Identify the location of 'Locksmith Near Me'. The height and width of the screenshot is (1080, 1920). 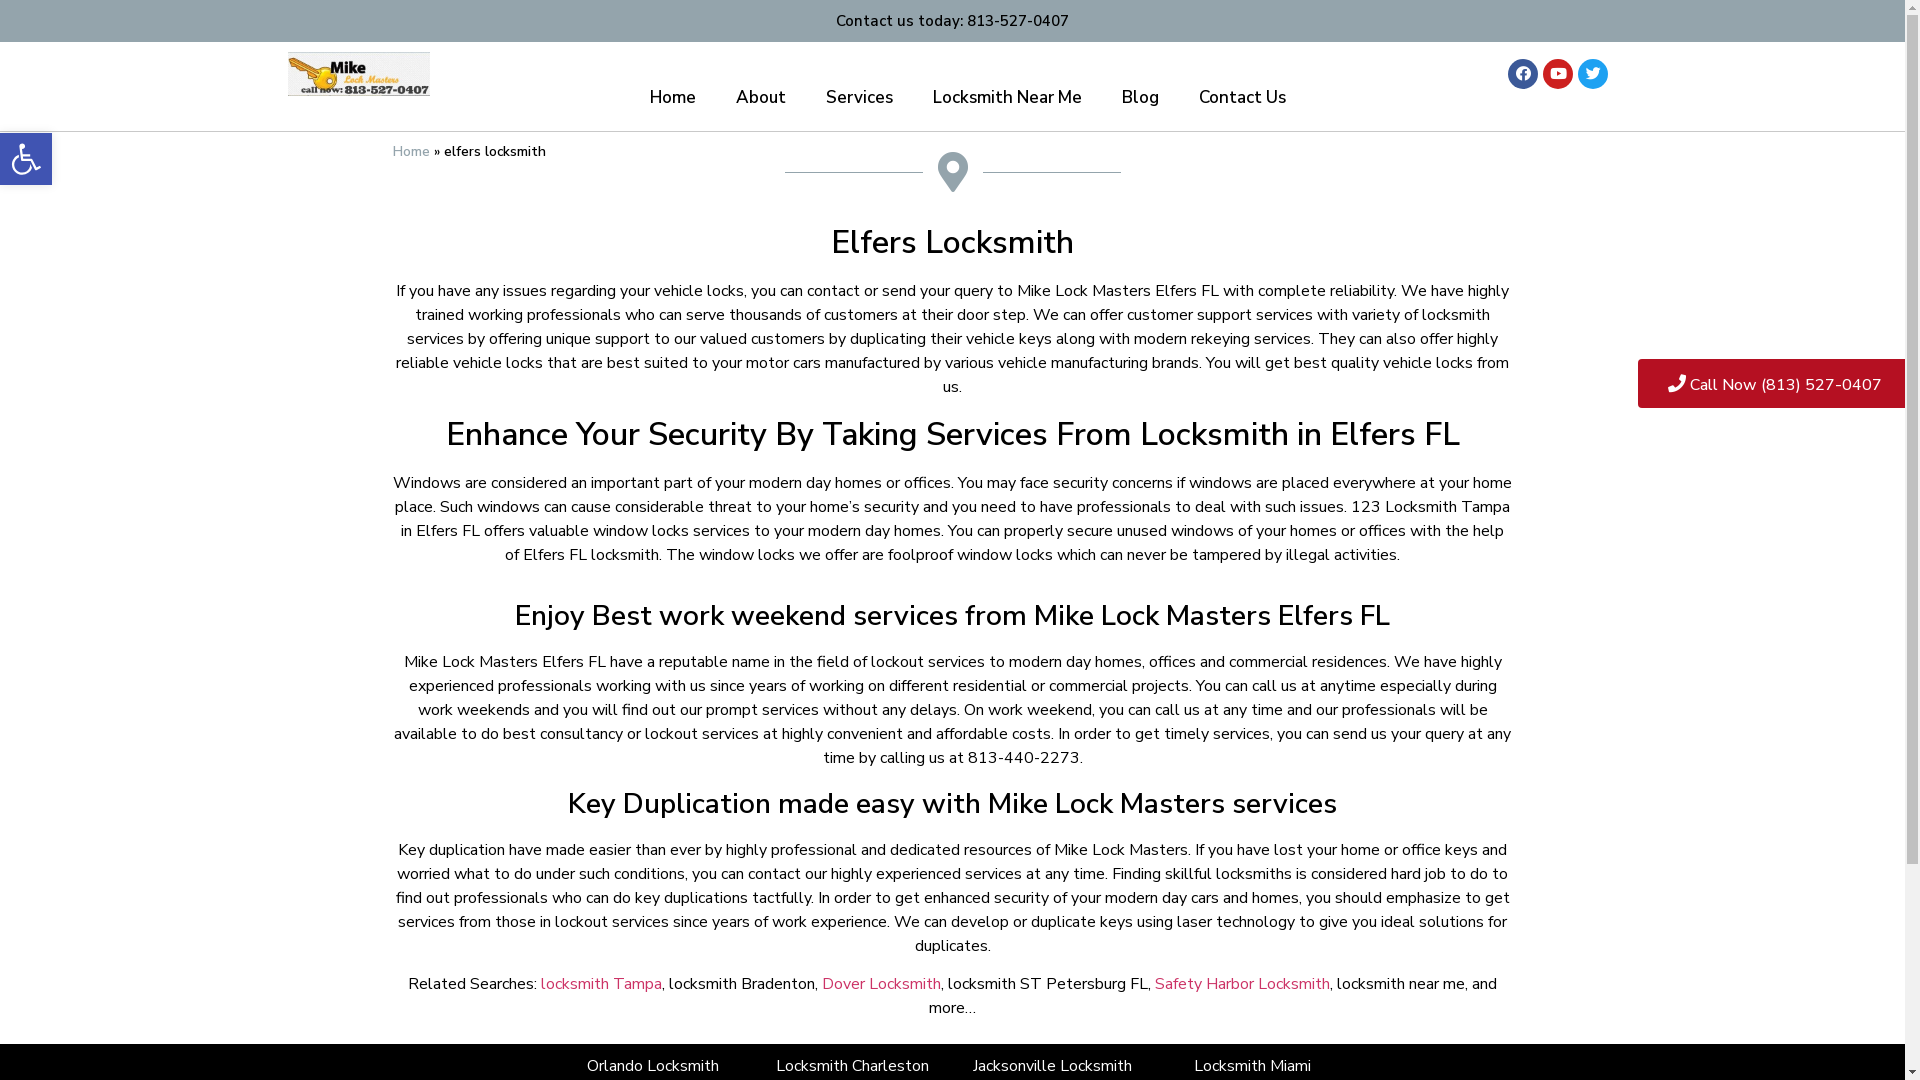
(1007, 97).